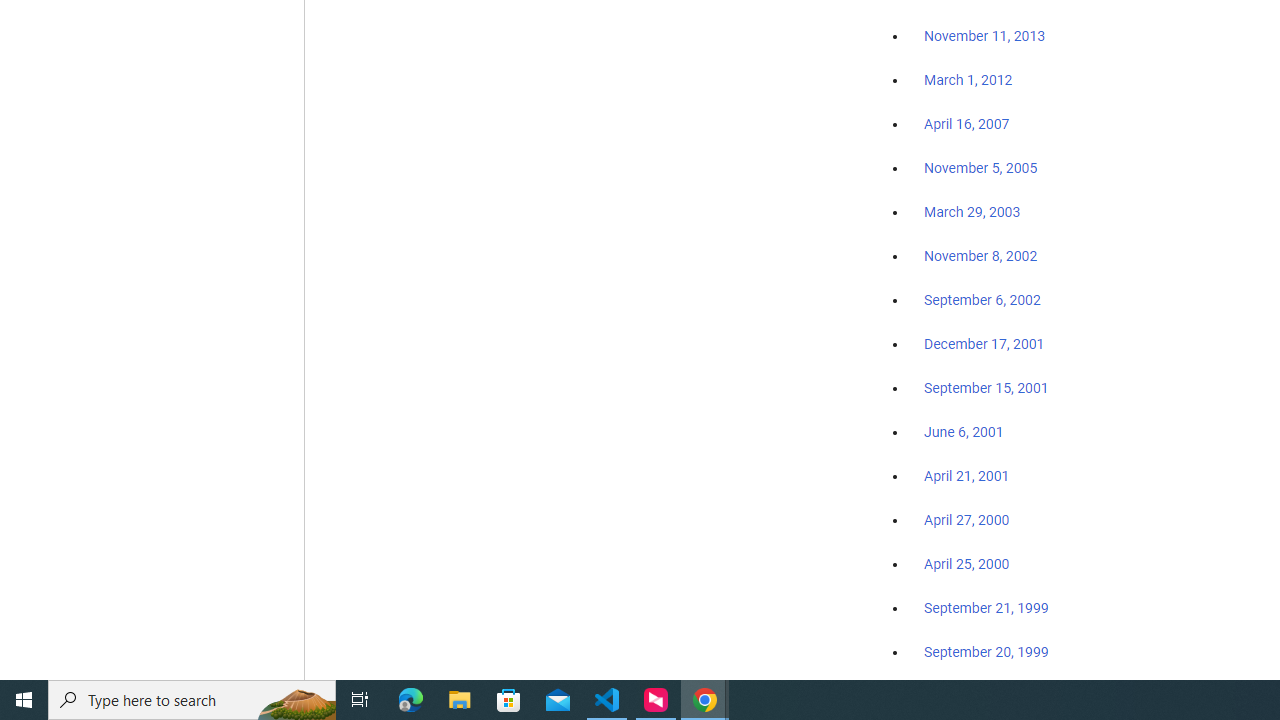 This screenshot has height=720, width=1280. What do you see at coordinates (981, 255) in the screenshot?
I see `'November 8, 2002'` at bounding box center [981, 255].